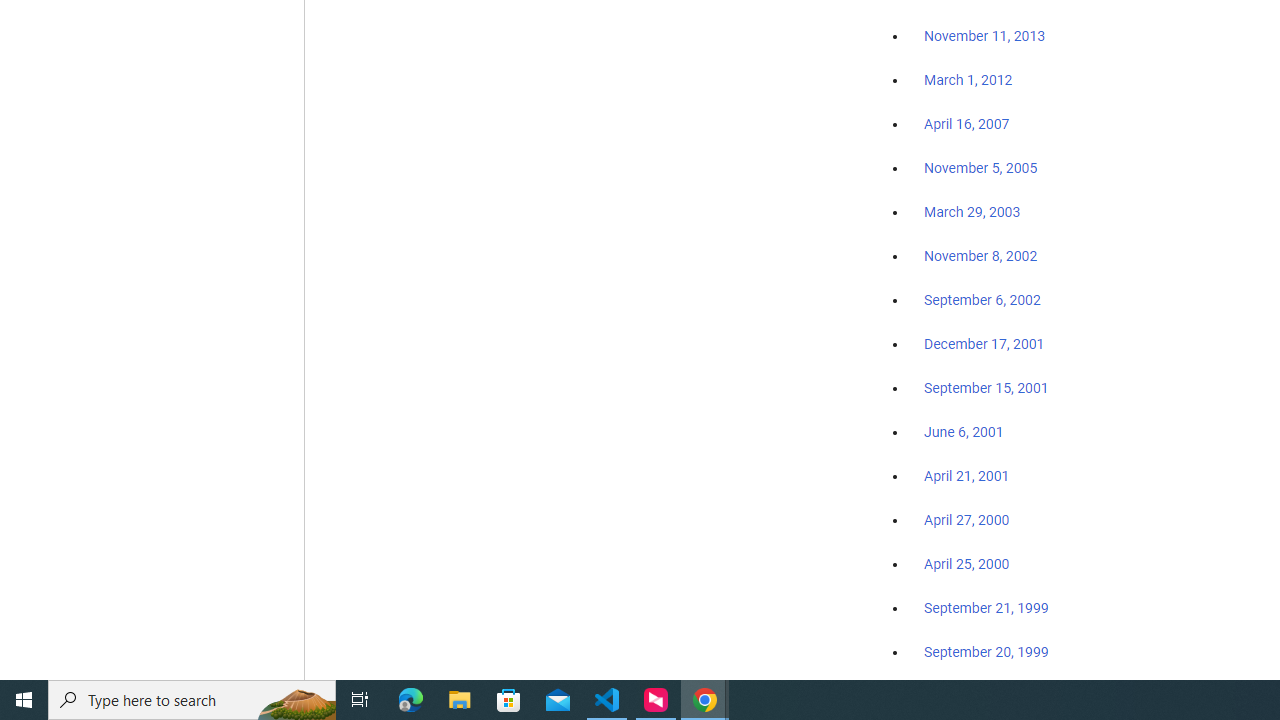 This screenshot has height=720, width=1280. What do you see at coordinates (981, 255) in the screenshot?
I see `'November 8, 2002'` at bounding box center [981, 255].